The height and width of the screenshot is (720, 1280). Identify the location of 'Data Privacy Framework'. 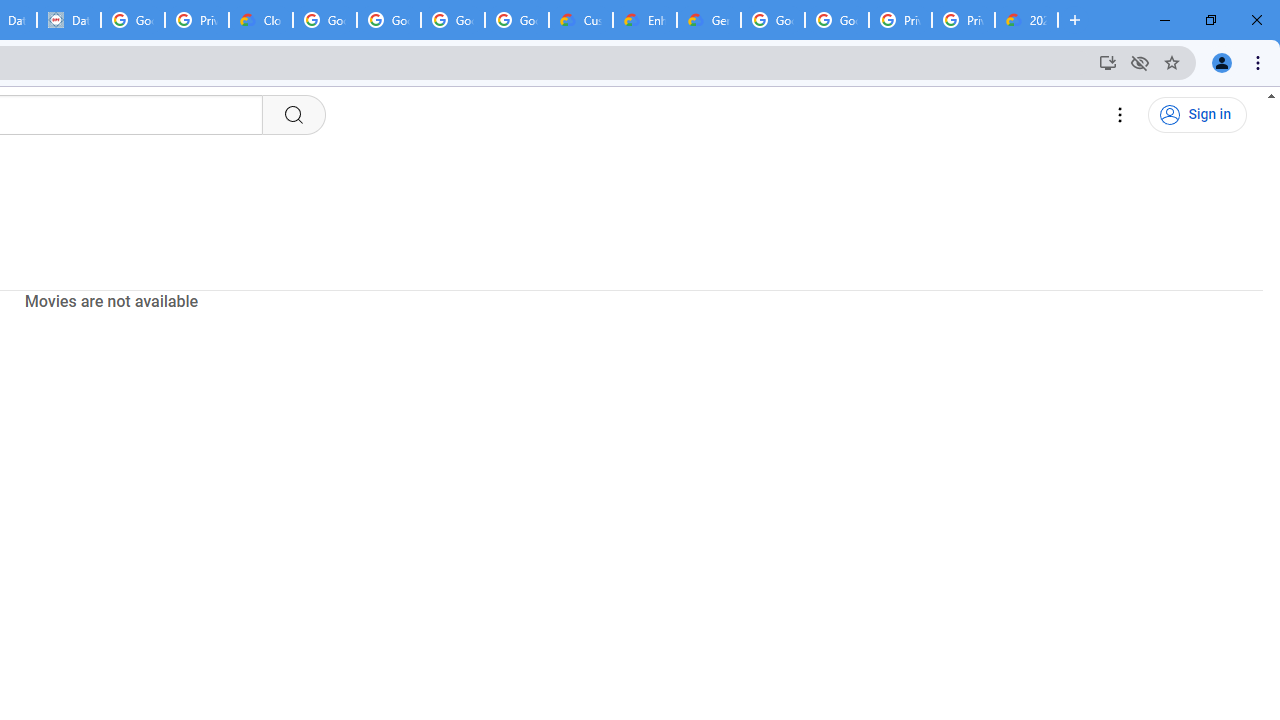
(69, 20).